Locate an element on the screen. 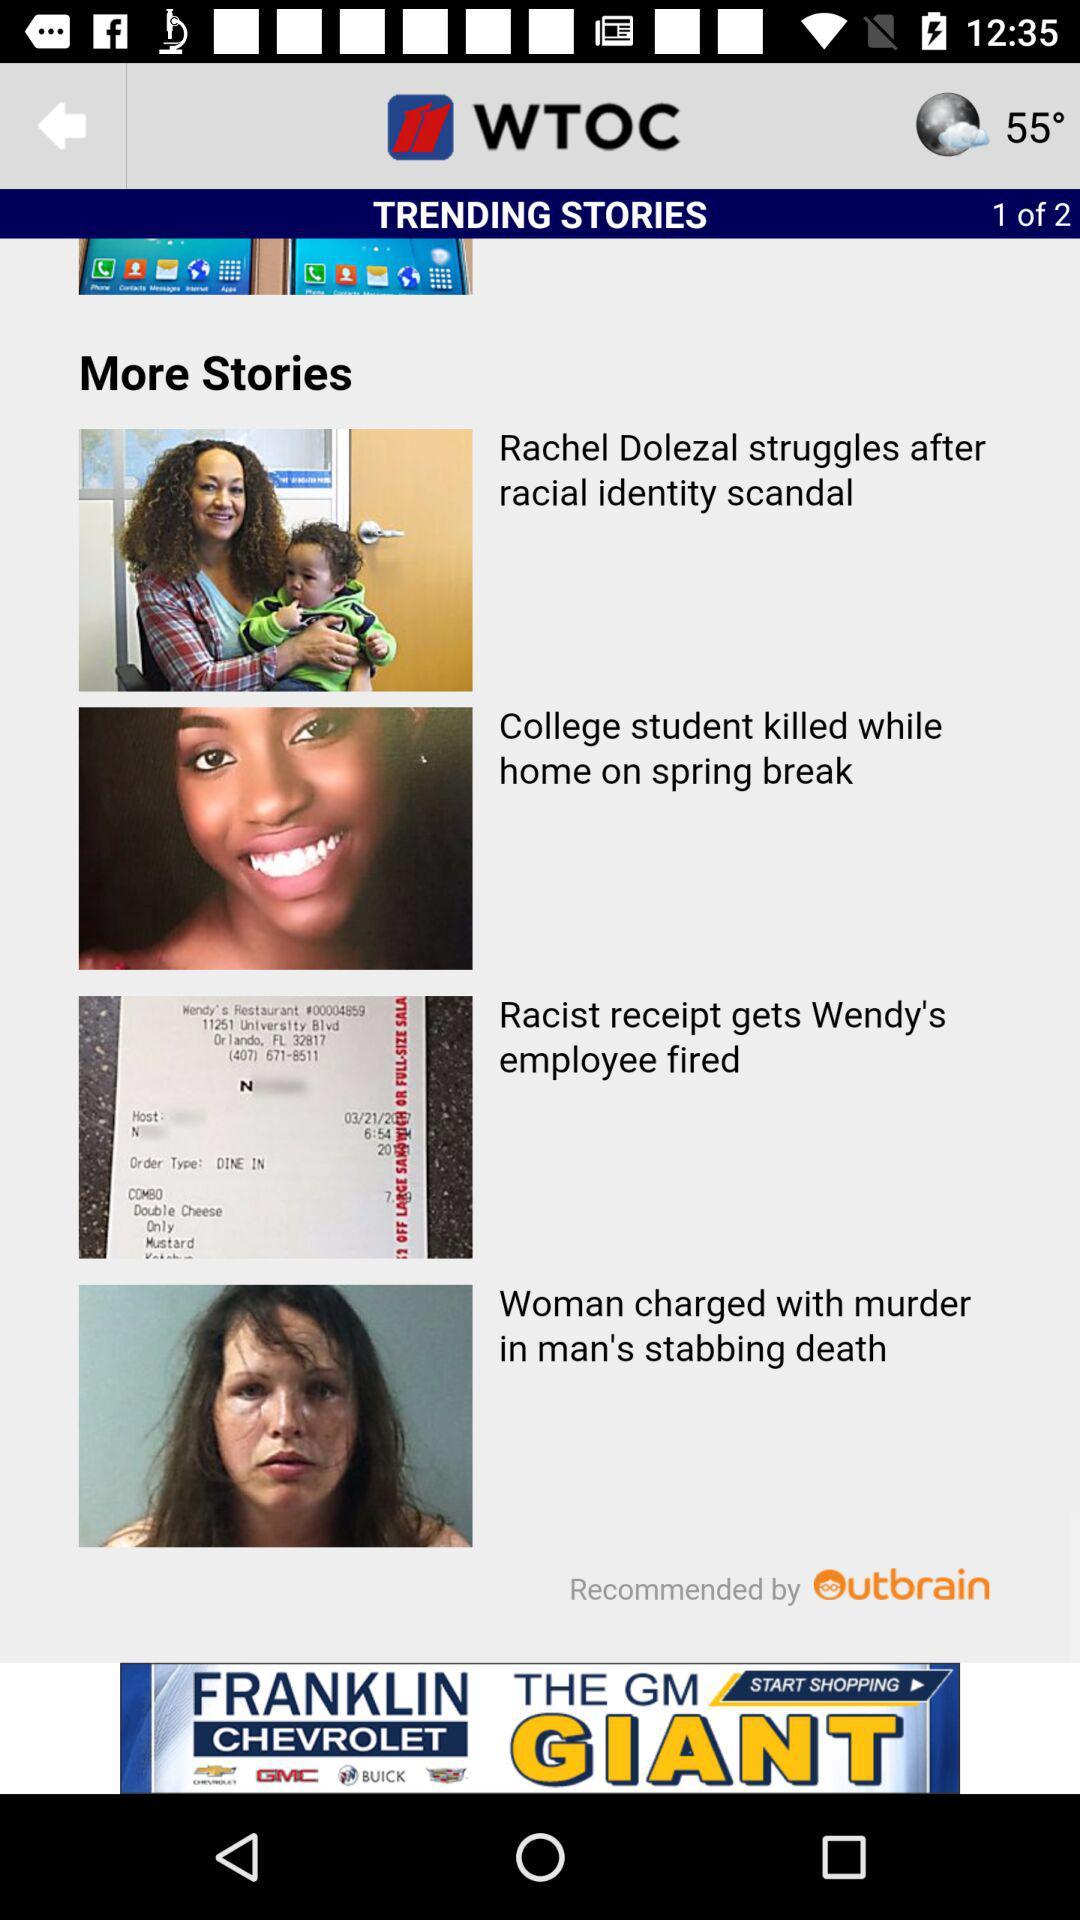  home page for wtoc is located at coordinates (540, 124).